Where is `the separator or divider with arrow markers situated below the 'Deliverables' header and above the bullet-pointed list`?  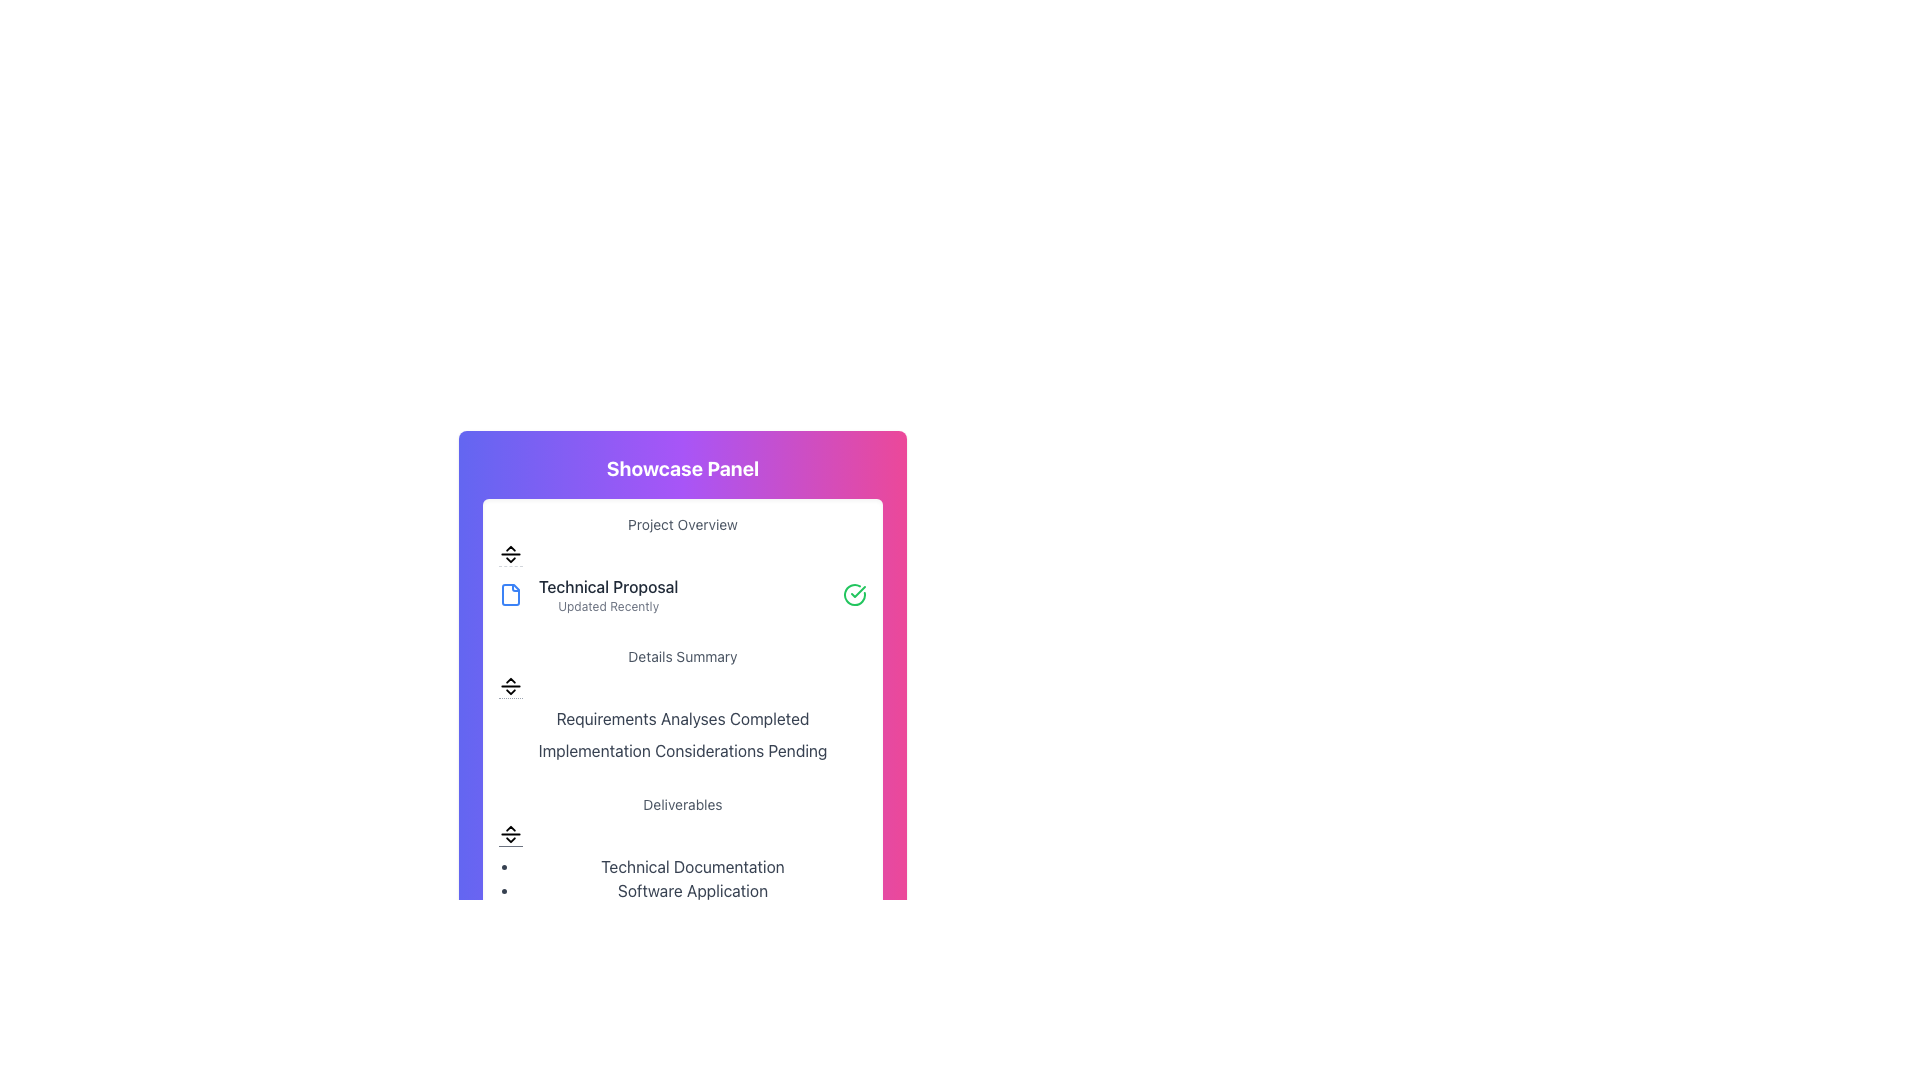 the separator or divider with arrow markers situated below the 'Deliverables' header and above the bullet-pointed list is located at coordinates (510, 834).